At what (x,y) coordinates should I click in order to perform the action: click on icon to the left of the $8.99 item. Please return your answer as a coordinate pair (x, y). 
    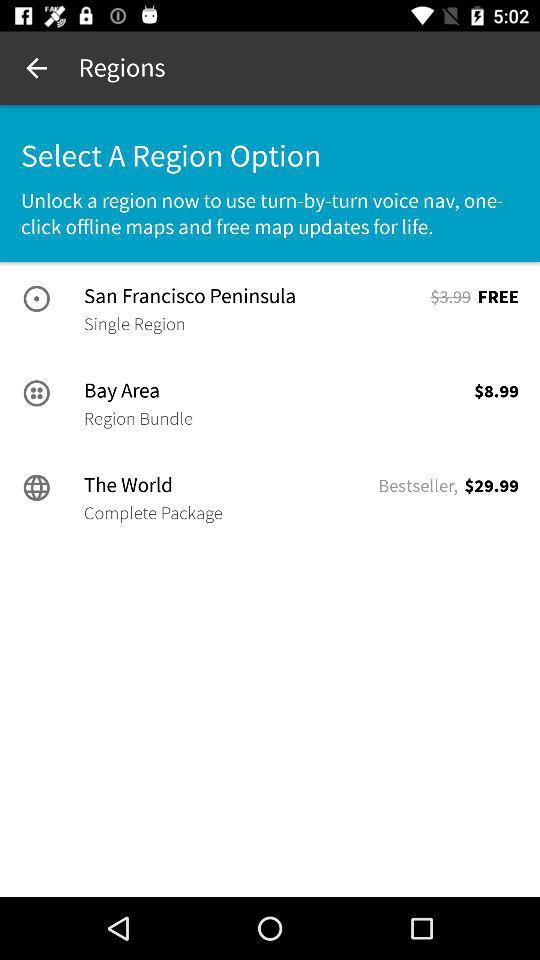
    Looking at the image, I should click on (137, 417).